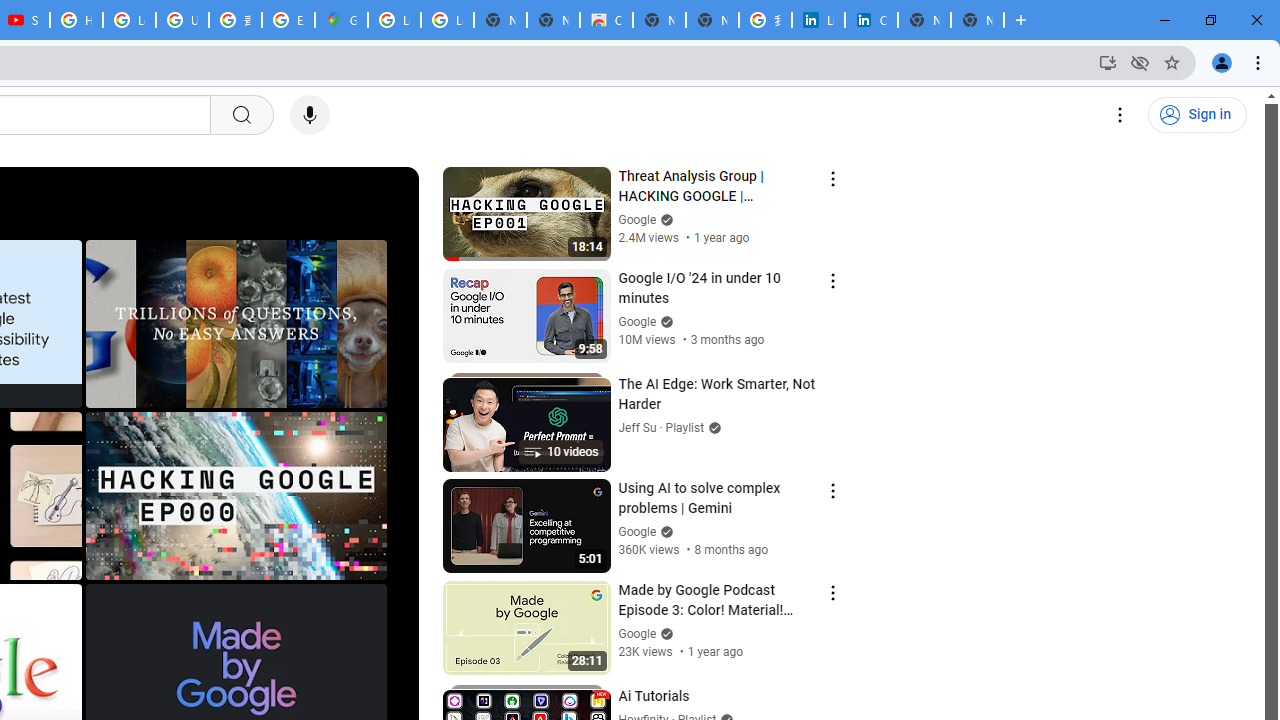 The width and height of the screenshot is (1280, 720). What do you see at coordinates (818, 20) in the screenshot?
I see `'LinkedIn Login, Sign in | LinkedIn'` at bounding box center [818, 20].